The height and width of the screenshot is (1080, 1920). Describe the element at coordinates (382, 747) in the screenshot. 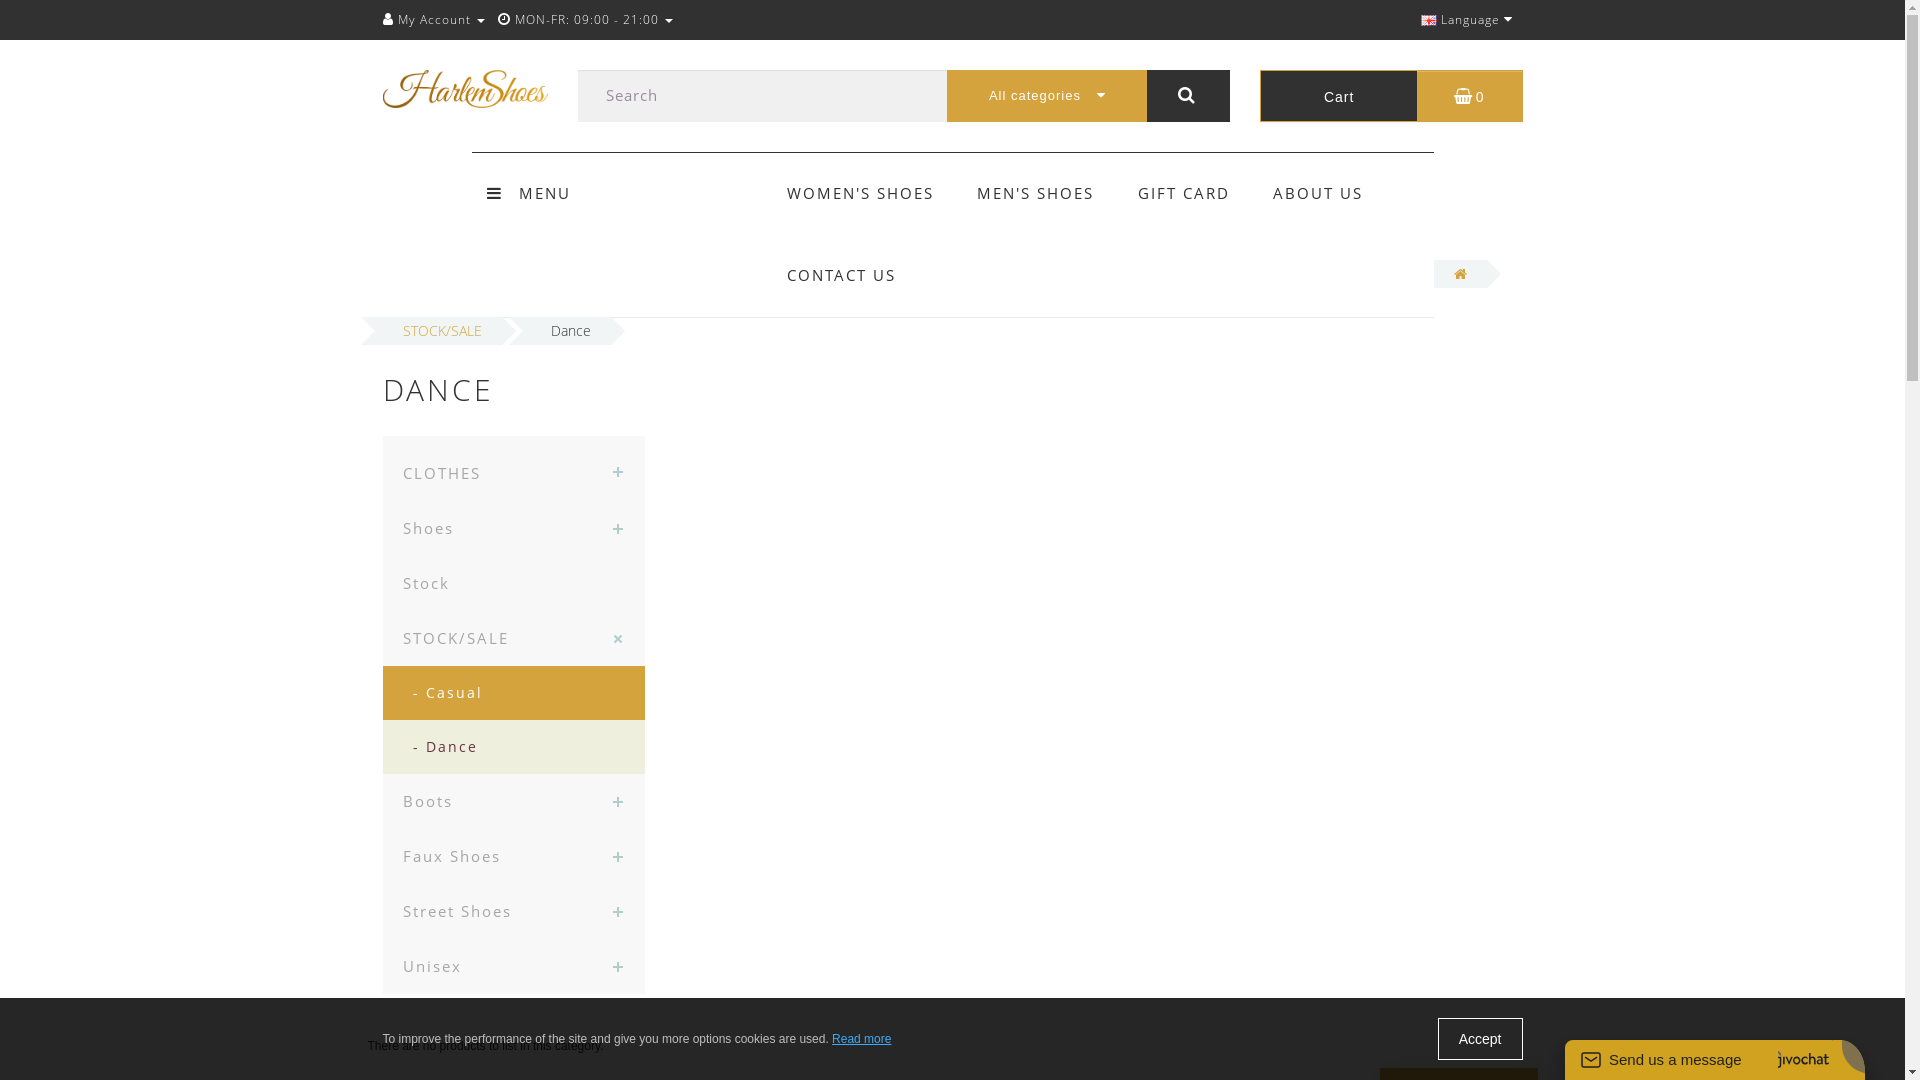

I see `'- Dance'` at that location.